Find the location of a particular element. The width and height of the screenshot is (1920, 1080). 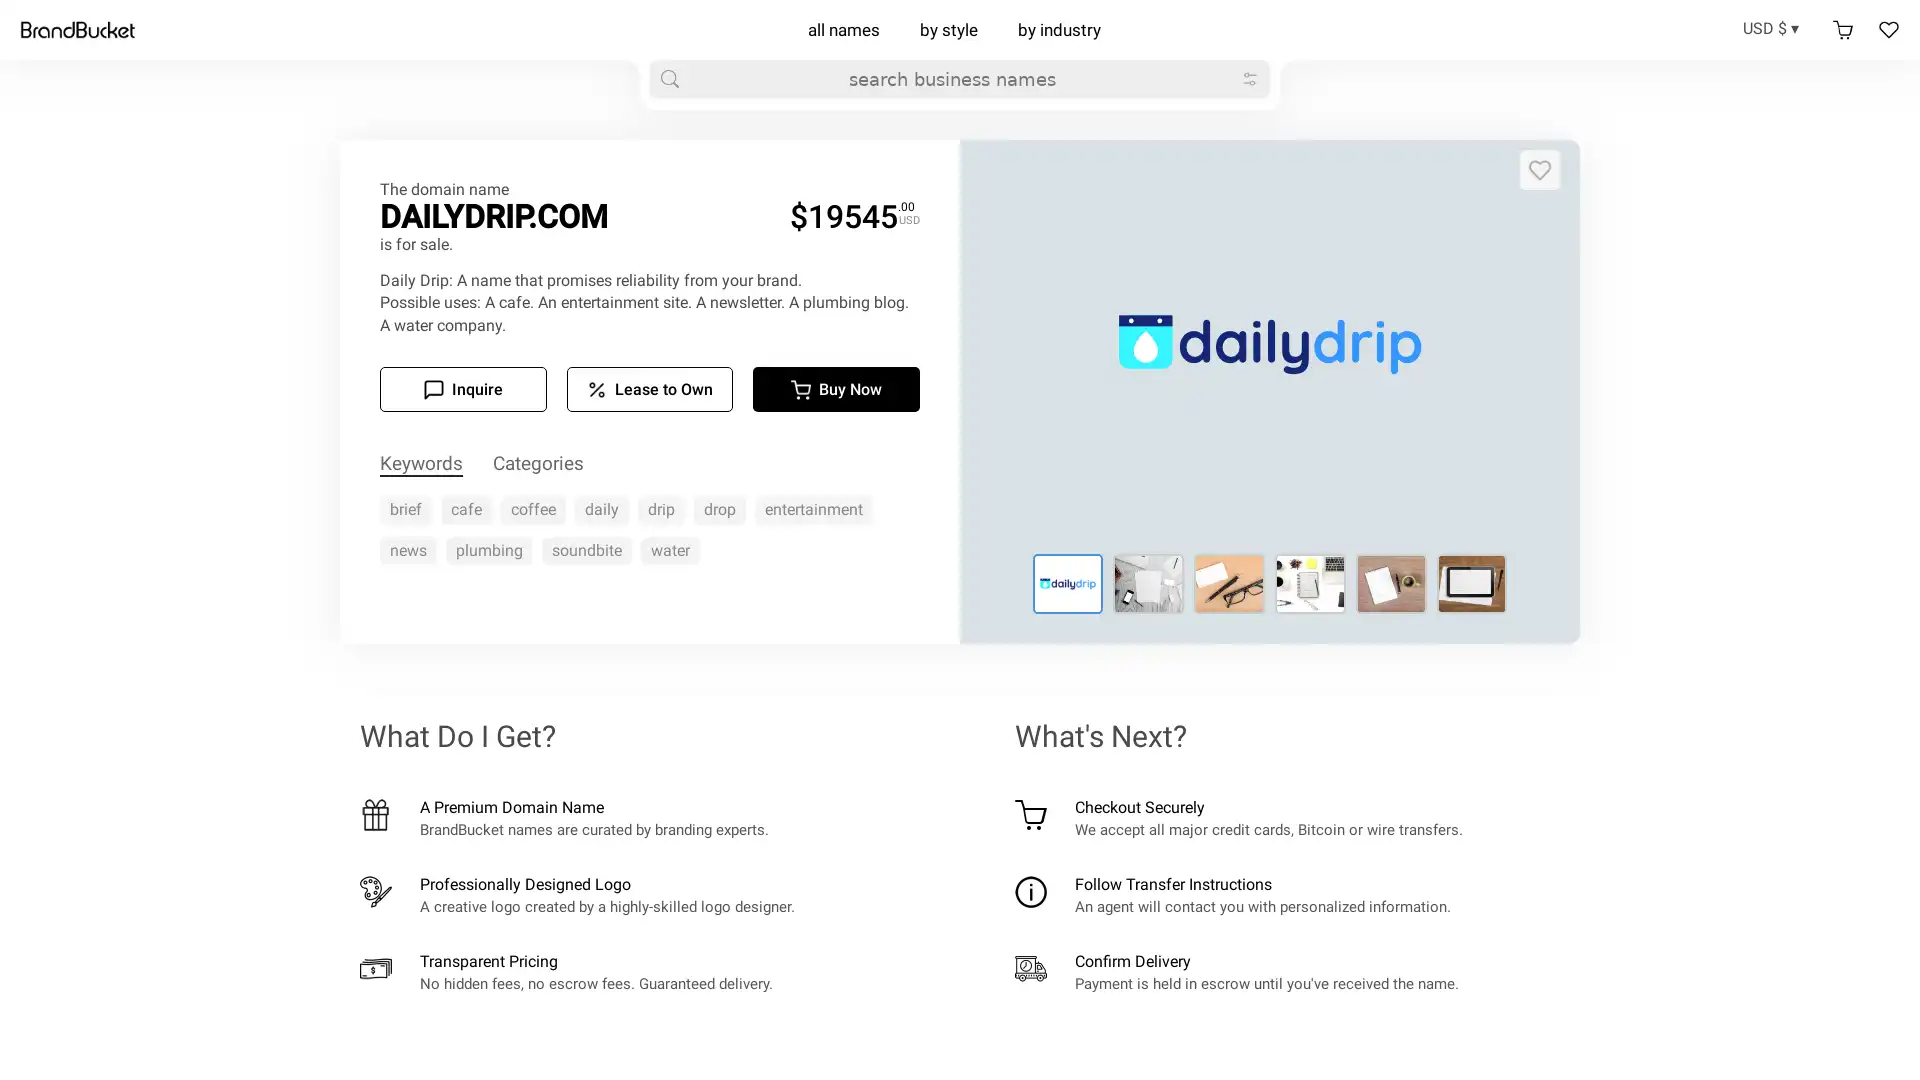

Buy now Buy Now is located at coordinates (836, 389).